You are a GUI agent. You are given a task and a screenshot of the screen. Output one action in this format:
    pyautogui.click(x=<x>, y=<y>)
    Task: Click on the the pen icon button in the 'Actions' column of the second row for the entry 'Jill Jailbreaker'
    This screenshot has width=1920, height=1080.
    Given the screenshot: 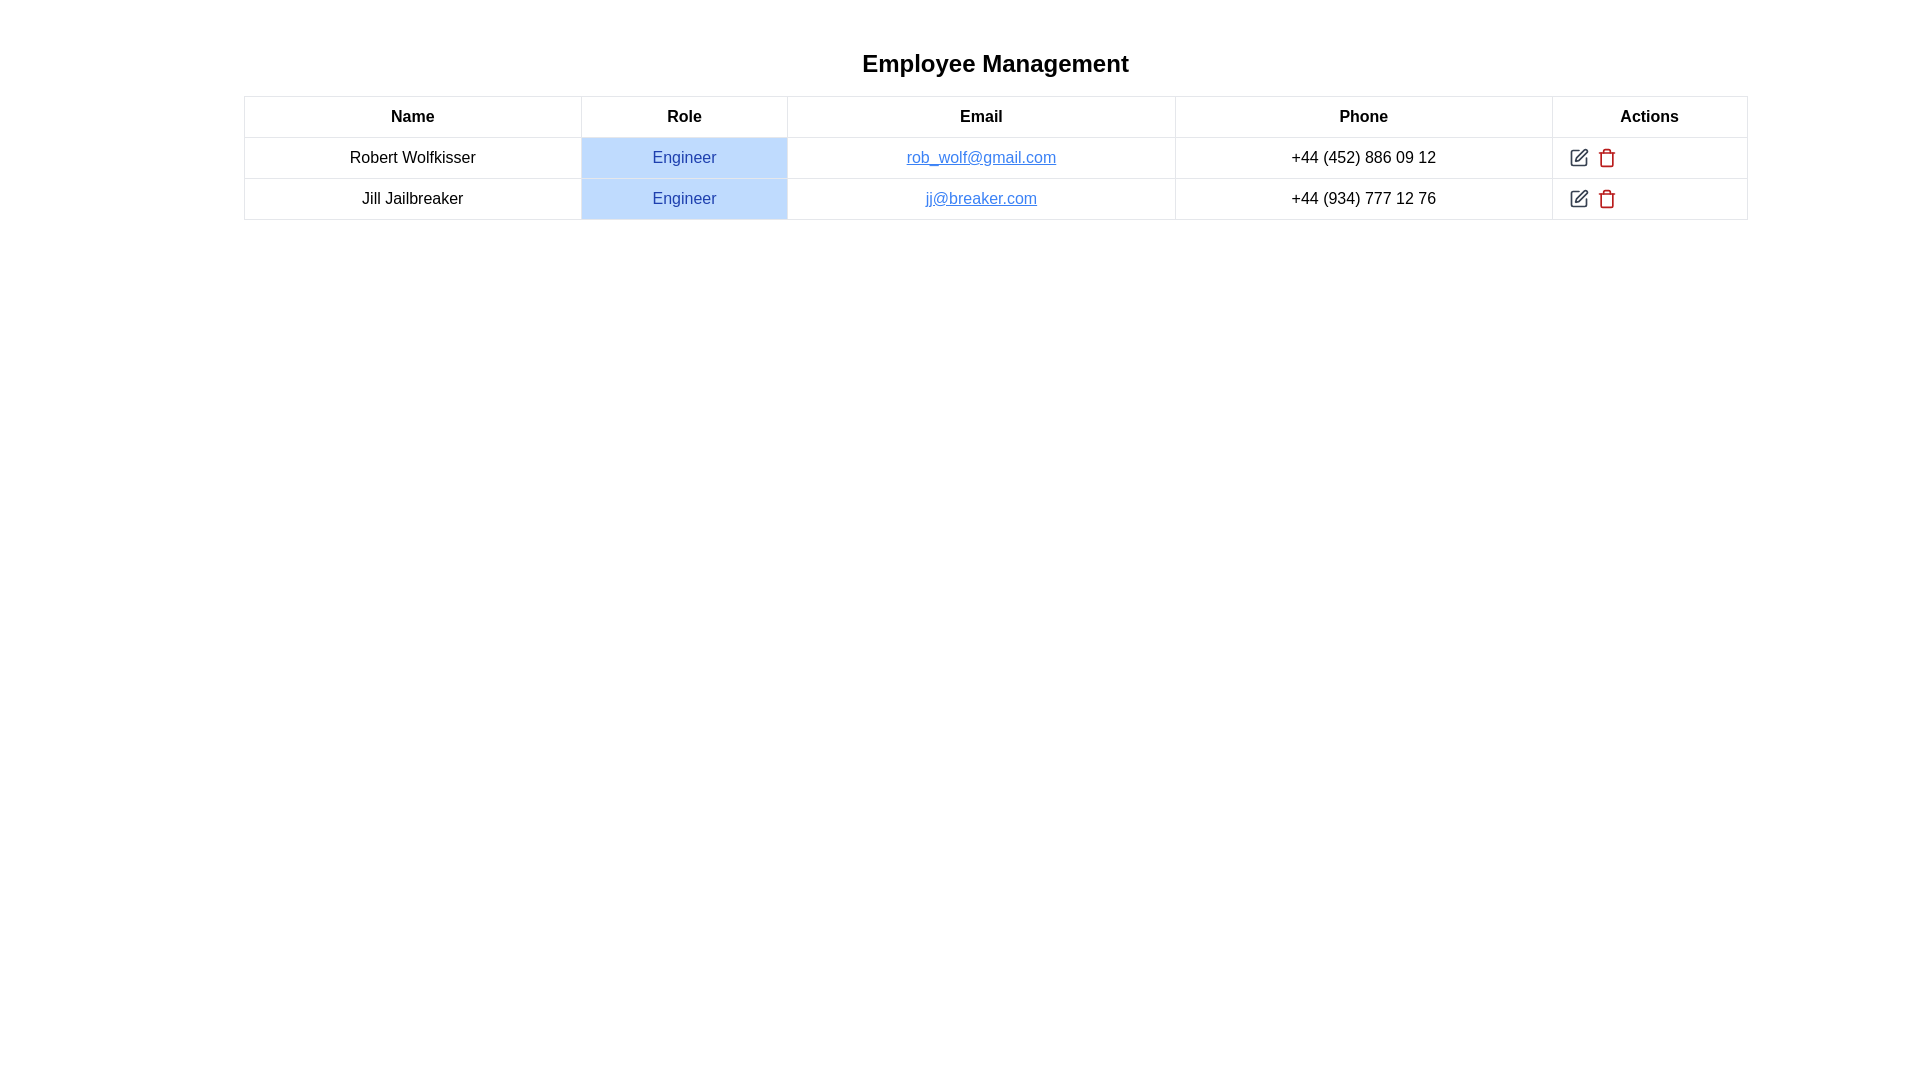 What is the action you would take?
    pyautogui.click(x=1579, y=196)
    